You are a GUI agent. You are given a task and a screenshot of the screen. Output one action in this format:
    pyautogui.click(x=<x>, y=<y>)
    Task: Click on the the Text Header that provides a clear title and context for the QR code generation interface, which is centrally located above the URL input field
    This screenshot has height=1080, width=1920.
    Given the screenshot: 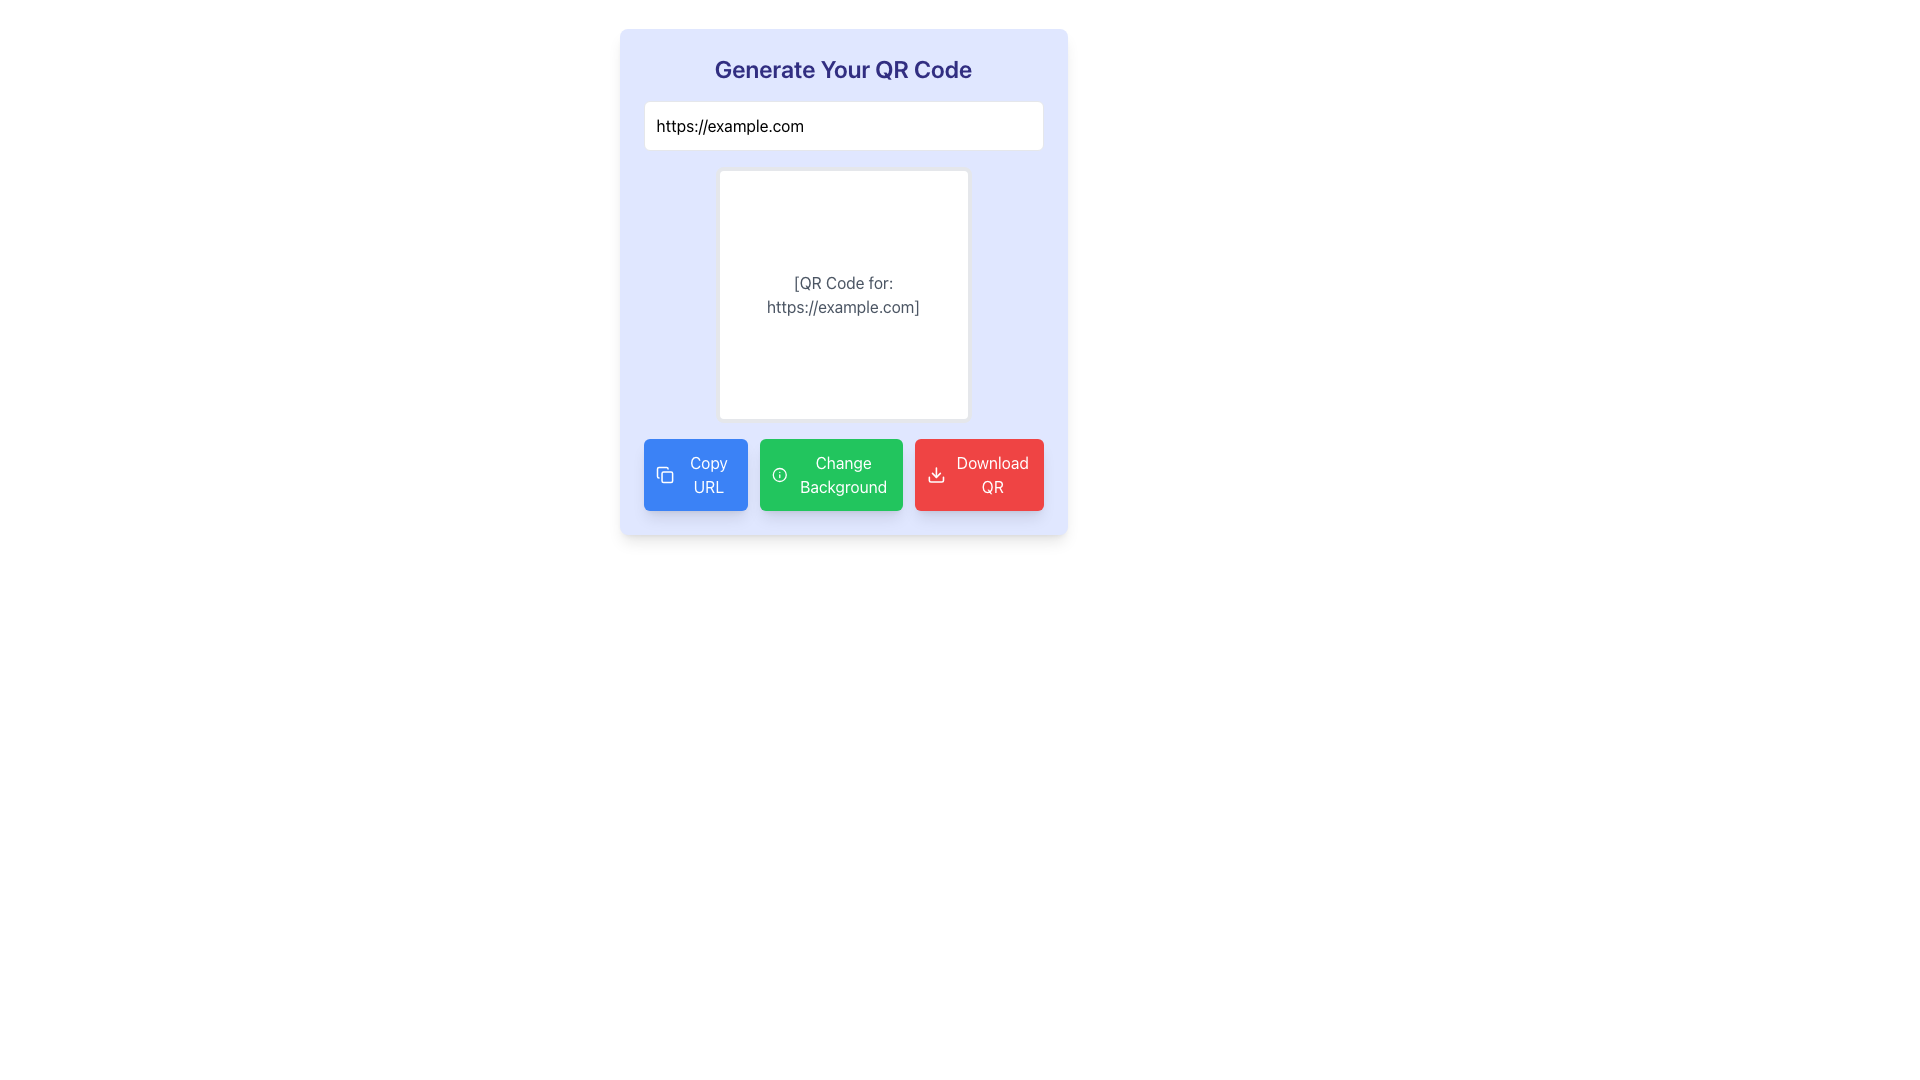 What is the action you would take?
    pyautogui.click(x=843, y=68)
    